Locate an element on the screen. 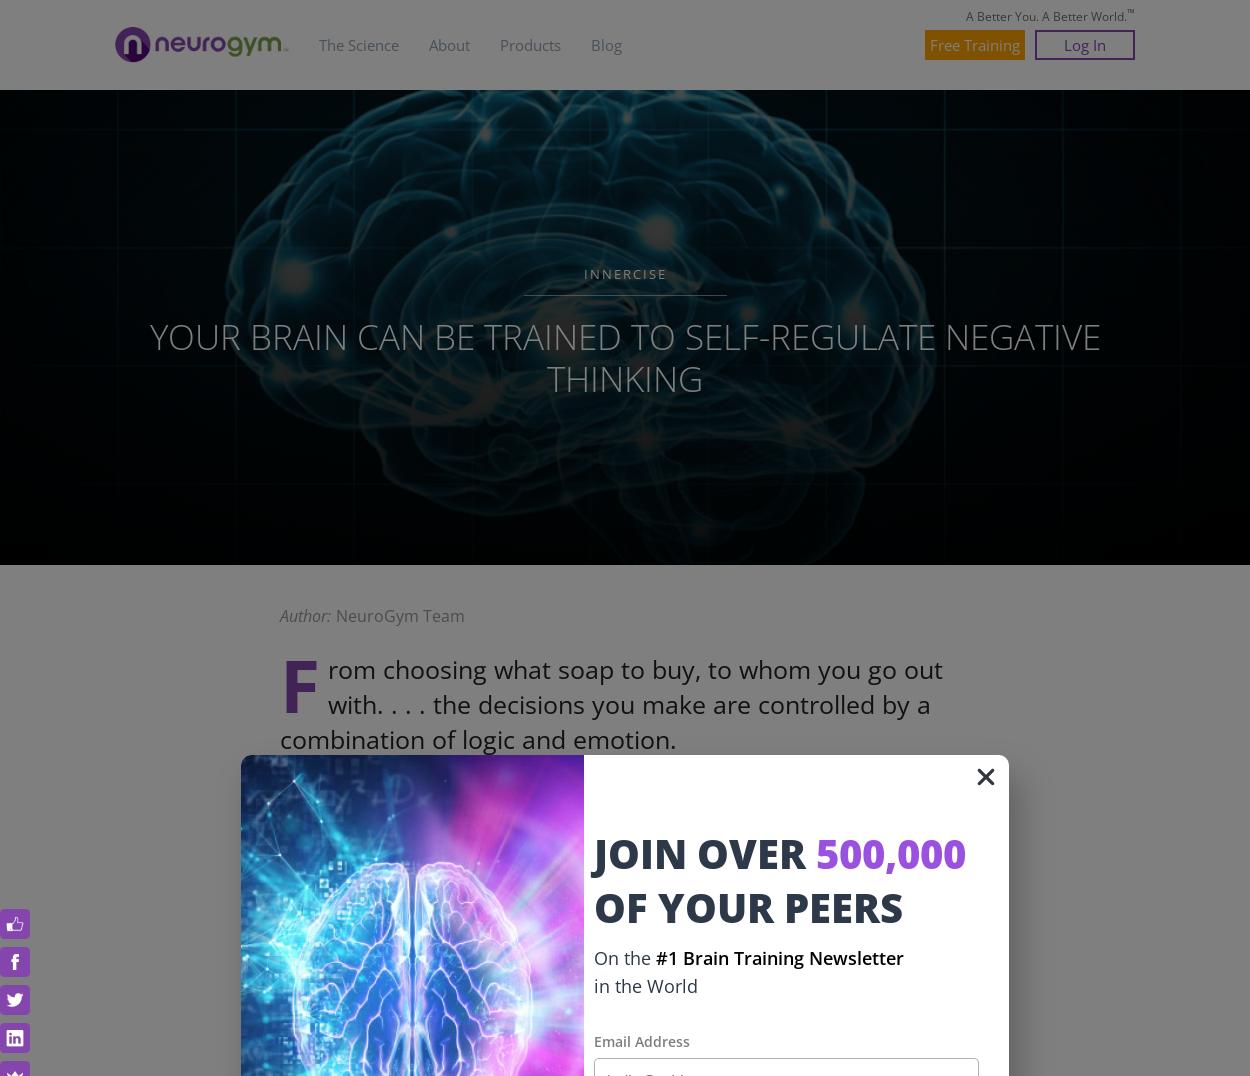 This screenshot has height=1076, width=1250. 'That sounds simple enough, but every time you resolve to do or not do something, your brain is deliberating a multitude of factors at lightning speed.' is located at coordinates (618, 803).